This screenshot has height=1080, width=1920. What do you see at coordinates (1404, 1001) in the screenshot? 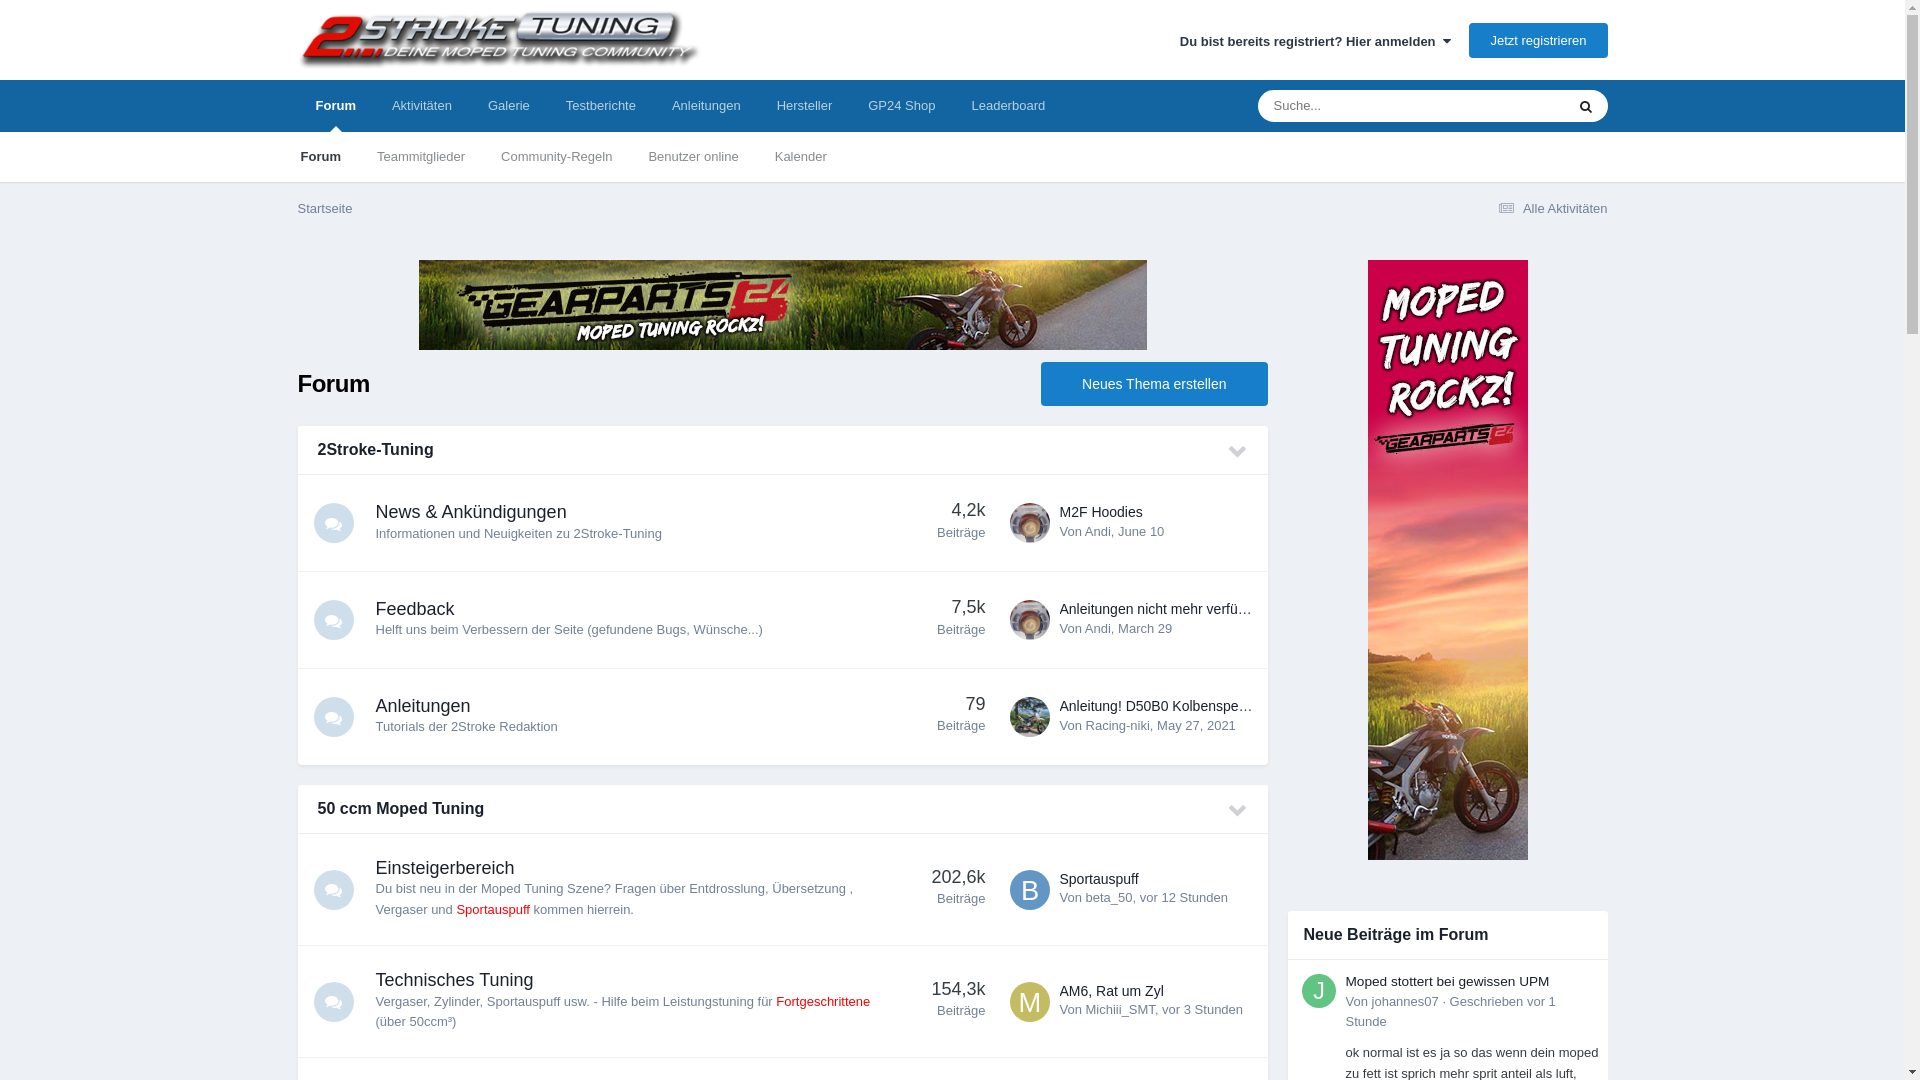
I see `'johannes07'` at bounding box center [1404, 1001].